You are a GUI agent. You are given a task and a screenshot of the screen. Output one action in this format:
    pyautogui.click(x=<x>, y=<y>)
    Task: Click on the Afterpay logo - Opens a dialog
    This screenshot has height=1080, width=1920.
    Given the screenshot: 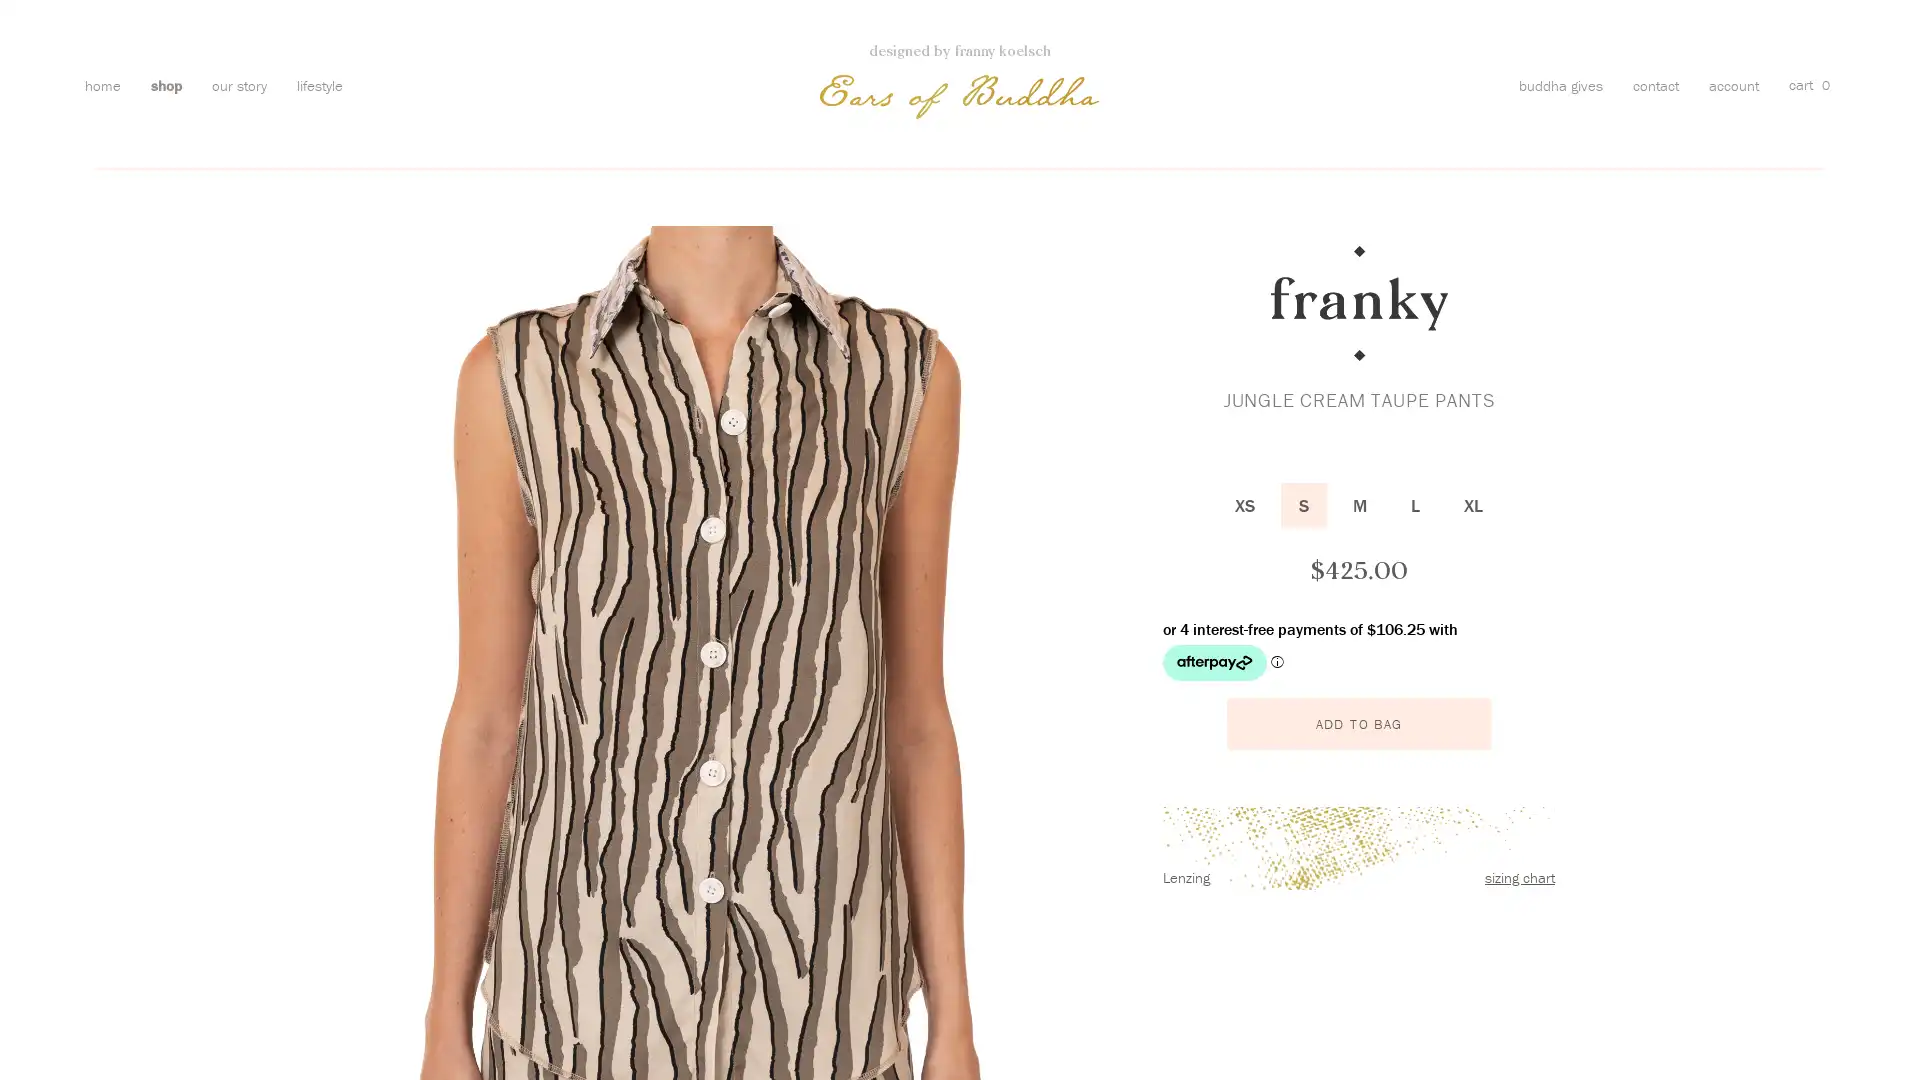 What is the action you would take?
    pyautogui.click(x=1213, y=667)
    